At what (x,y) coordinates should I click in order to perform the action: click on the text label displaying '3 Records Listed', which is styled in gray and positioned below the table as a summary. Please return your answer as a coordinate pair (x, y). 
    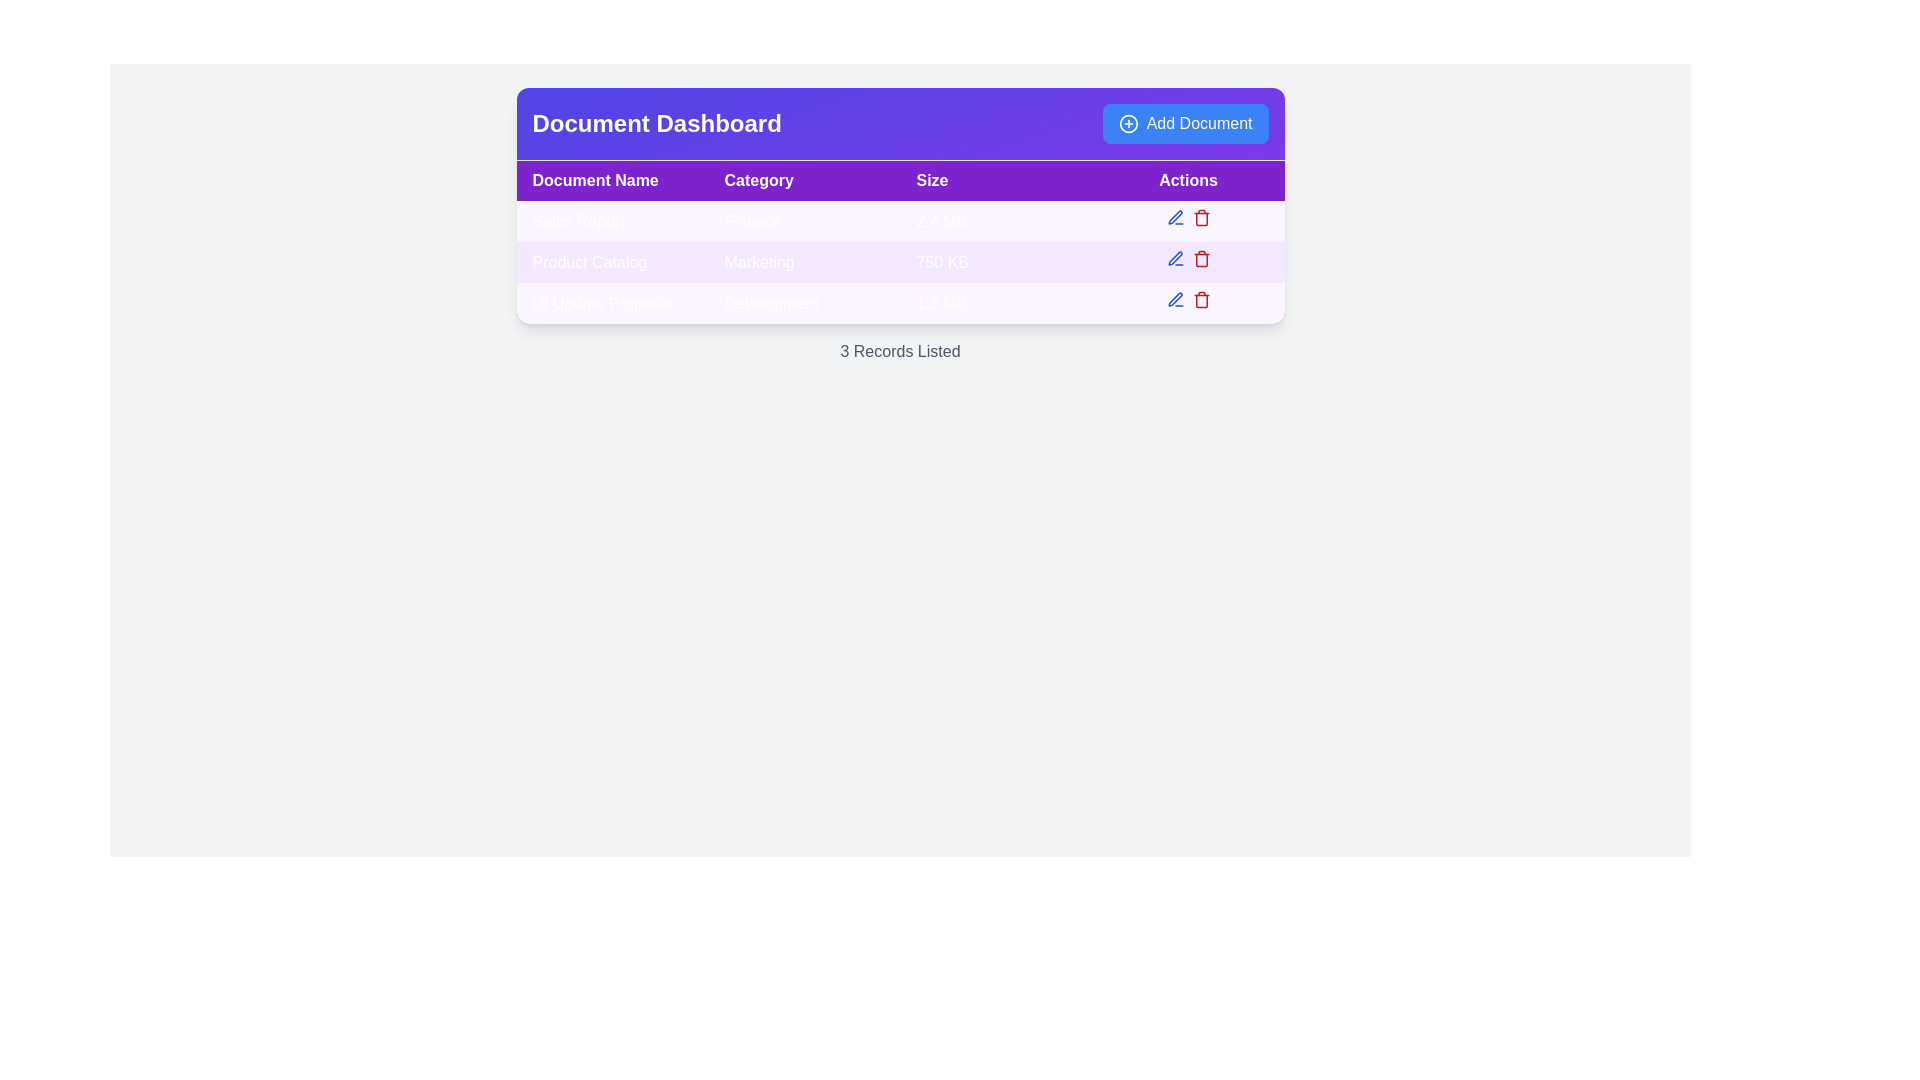
    Looking at the image, I should click on (899, 350).